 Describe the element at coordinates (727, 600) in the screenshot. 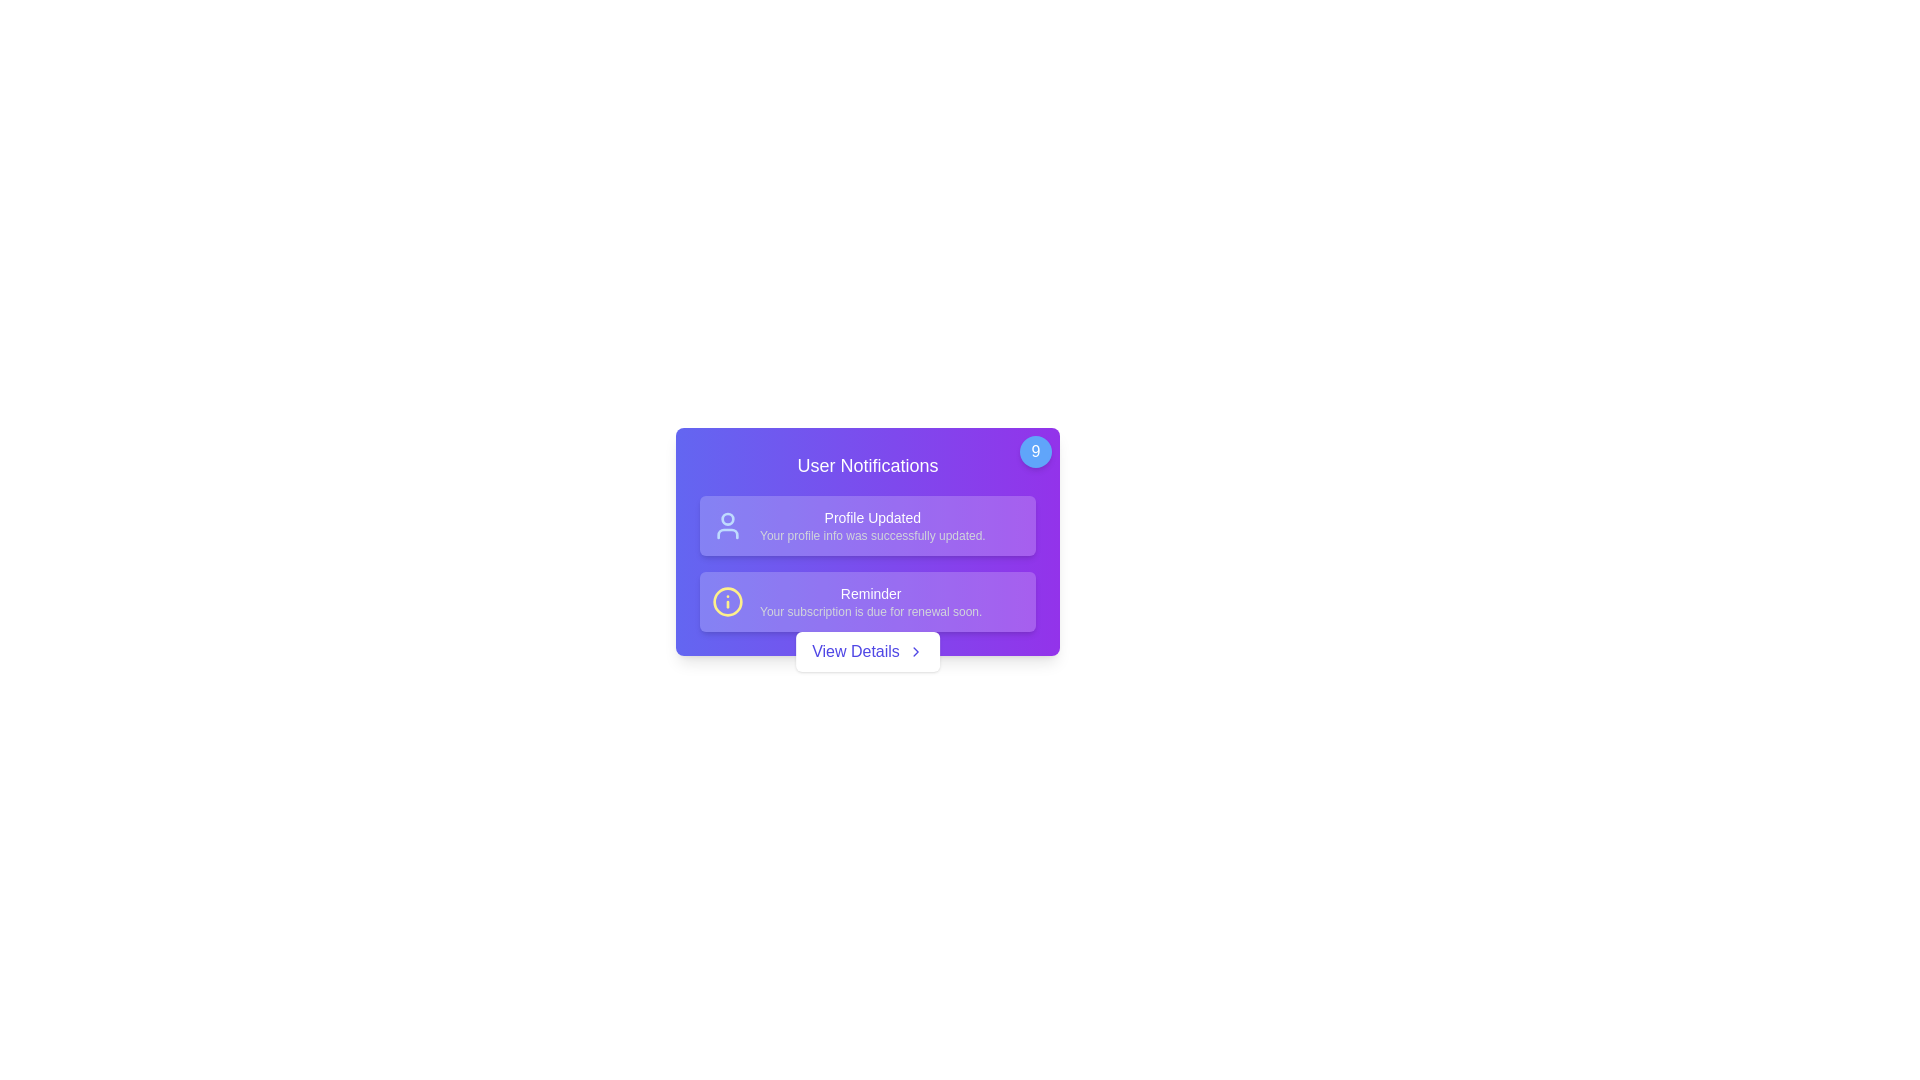

I see `the informational icon represented by a yellow circular border with an 'i' shape, located beside the 'Reminder' heading in the User Notifications area to trigger hover effects` at that location.